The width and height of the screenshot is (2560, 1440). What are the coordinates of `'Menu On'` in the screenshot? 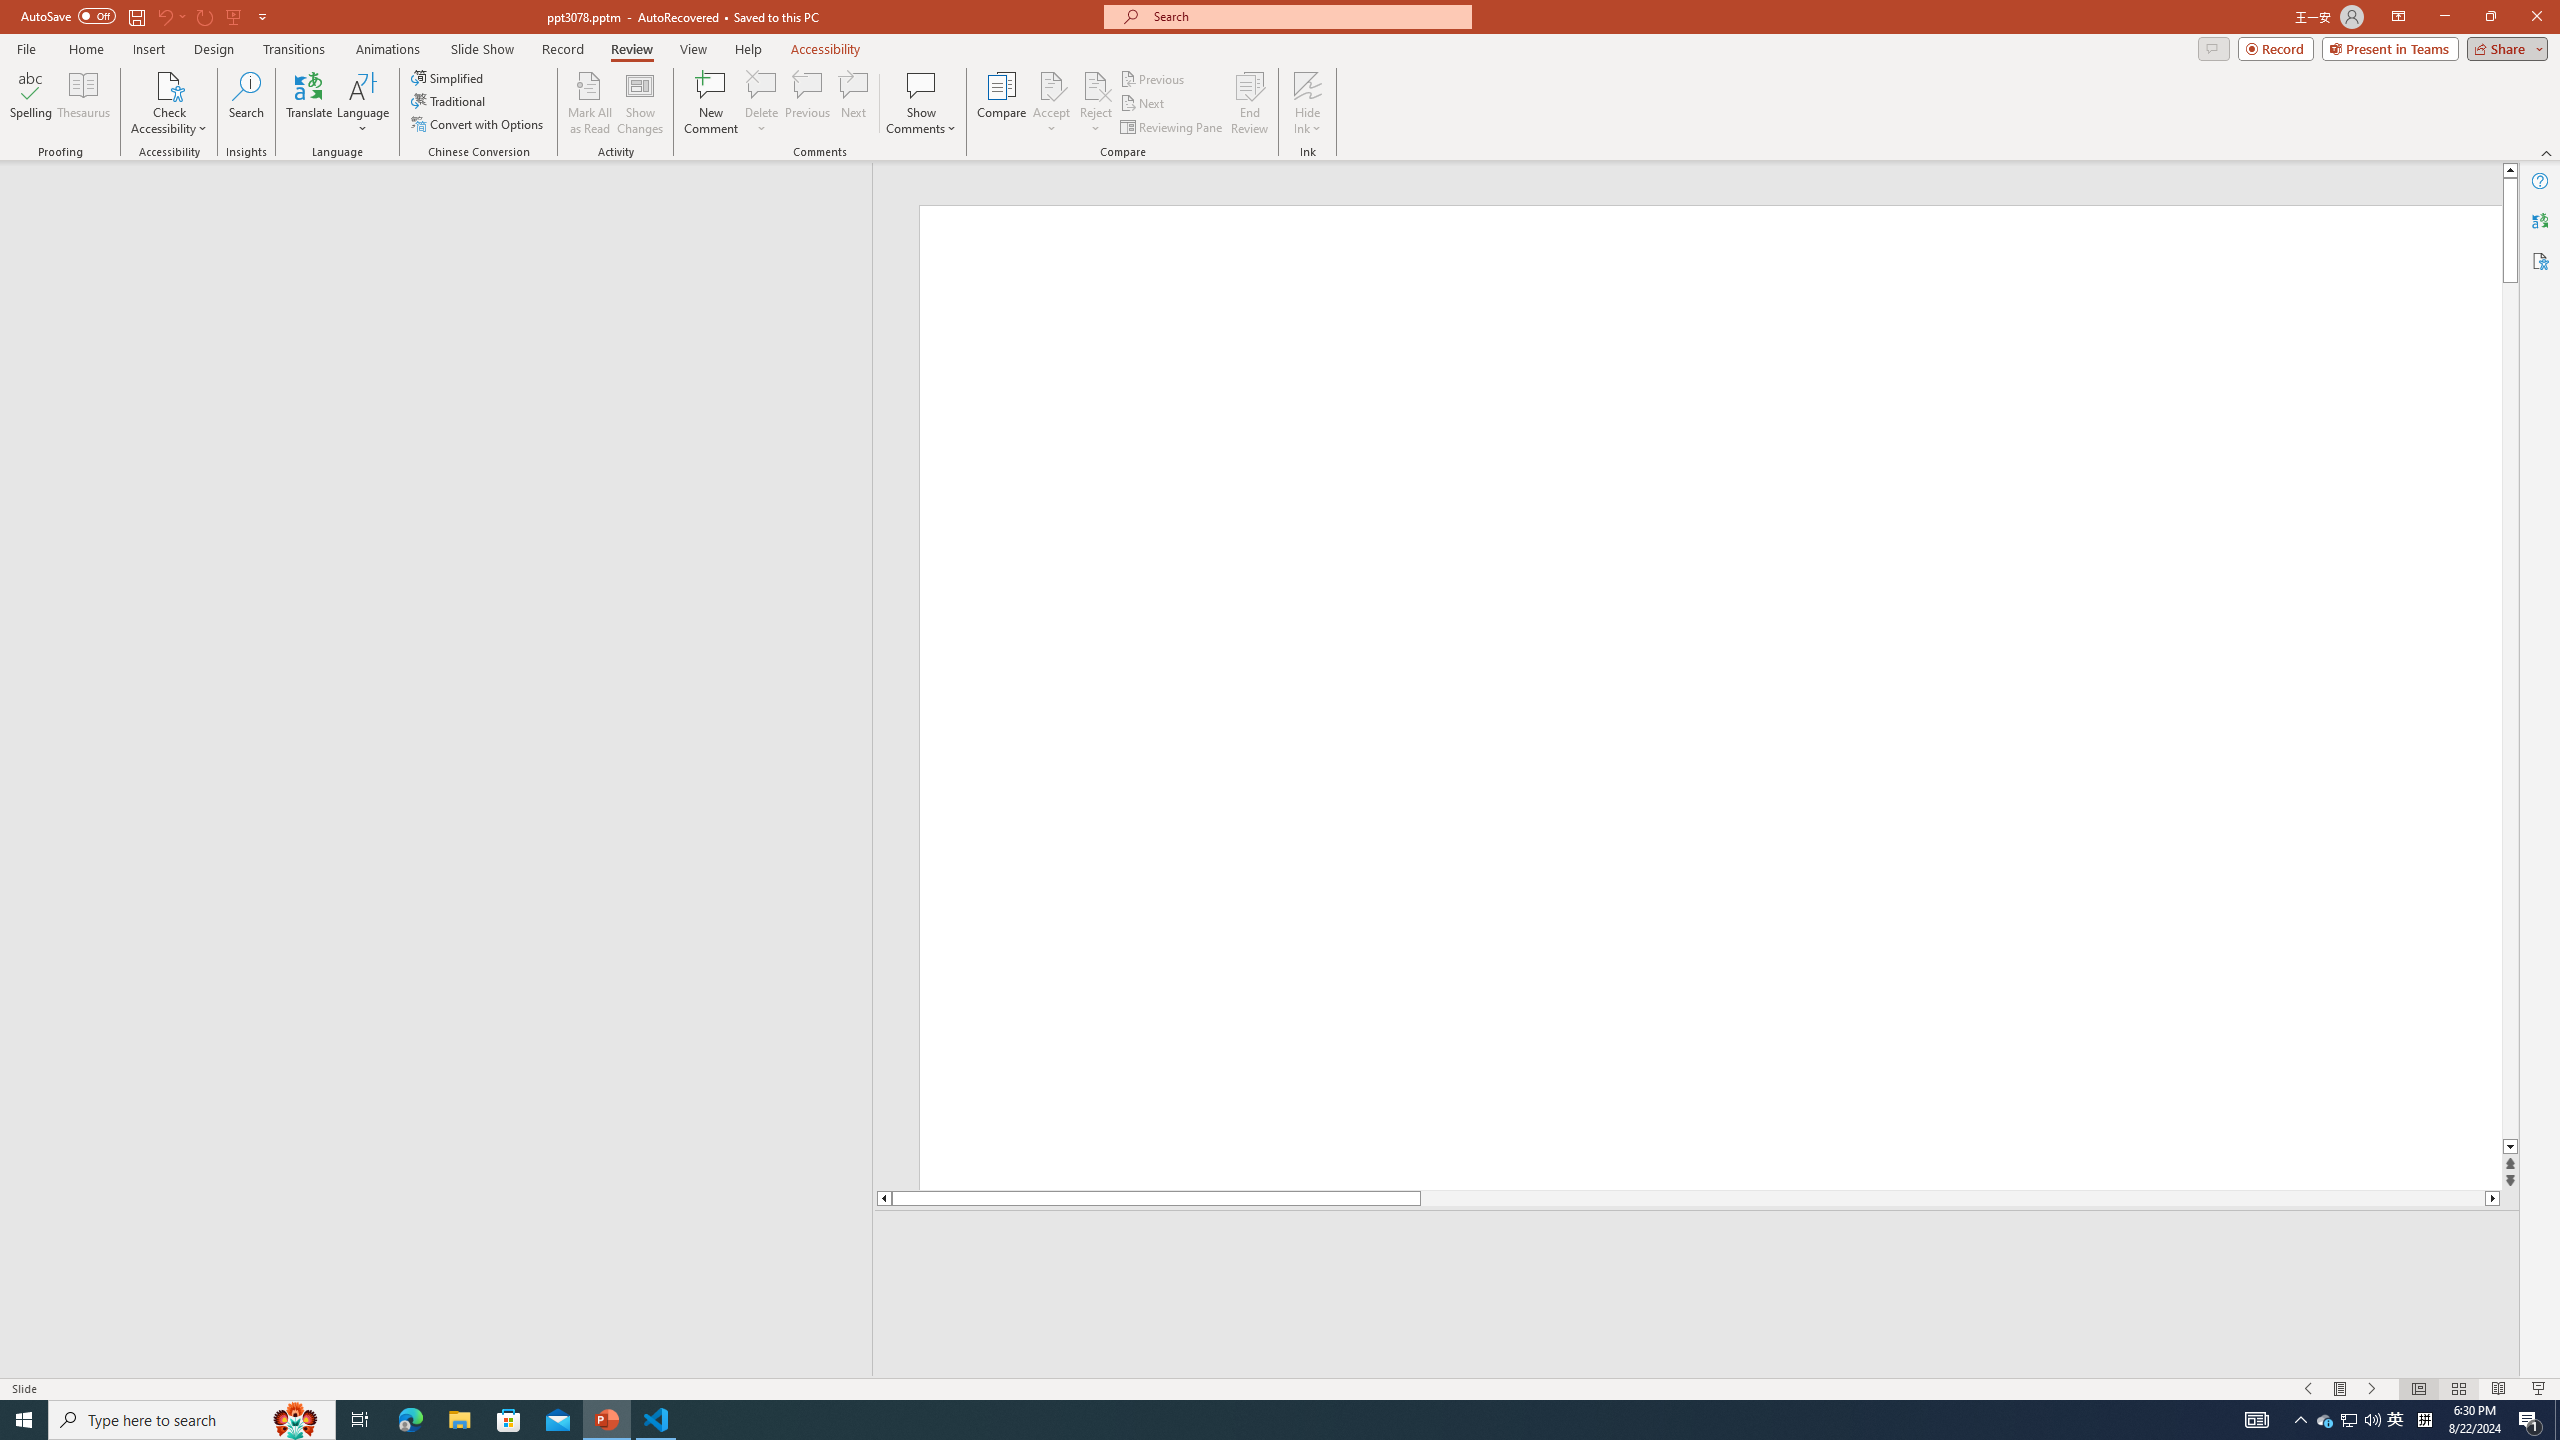 It's located at (2340, 1389).